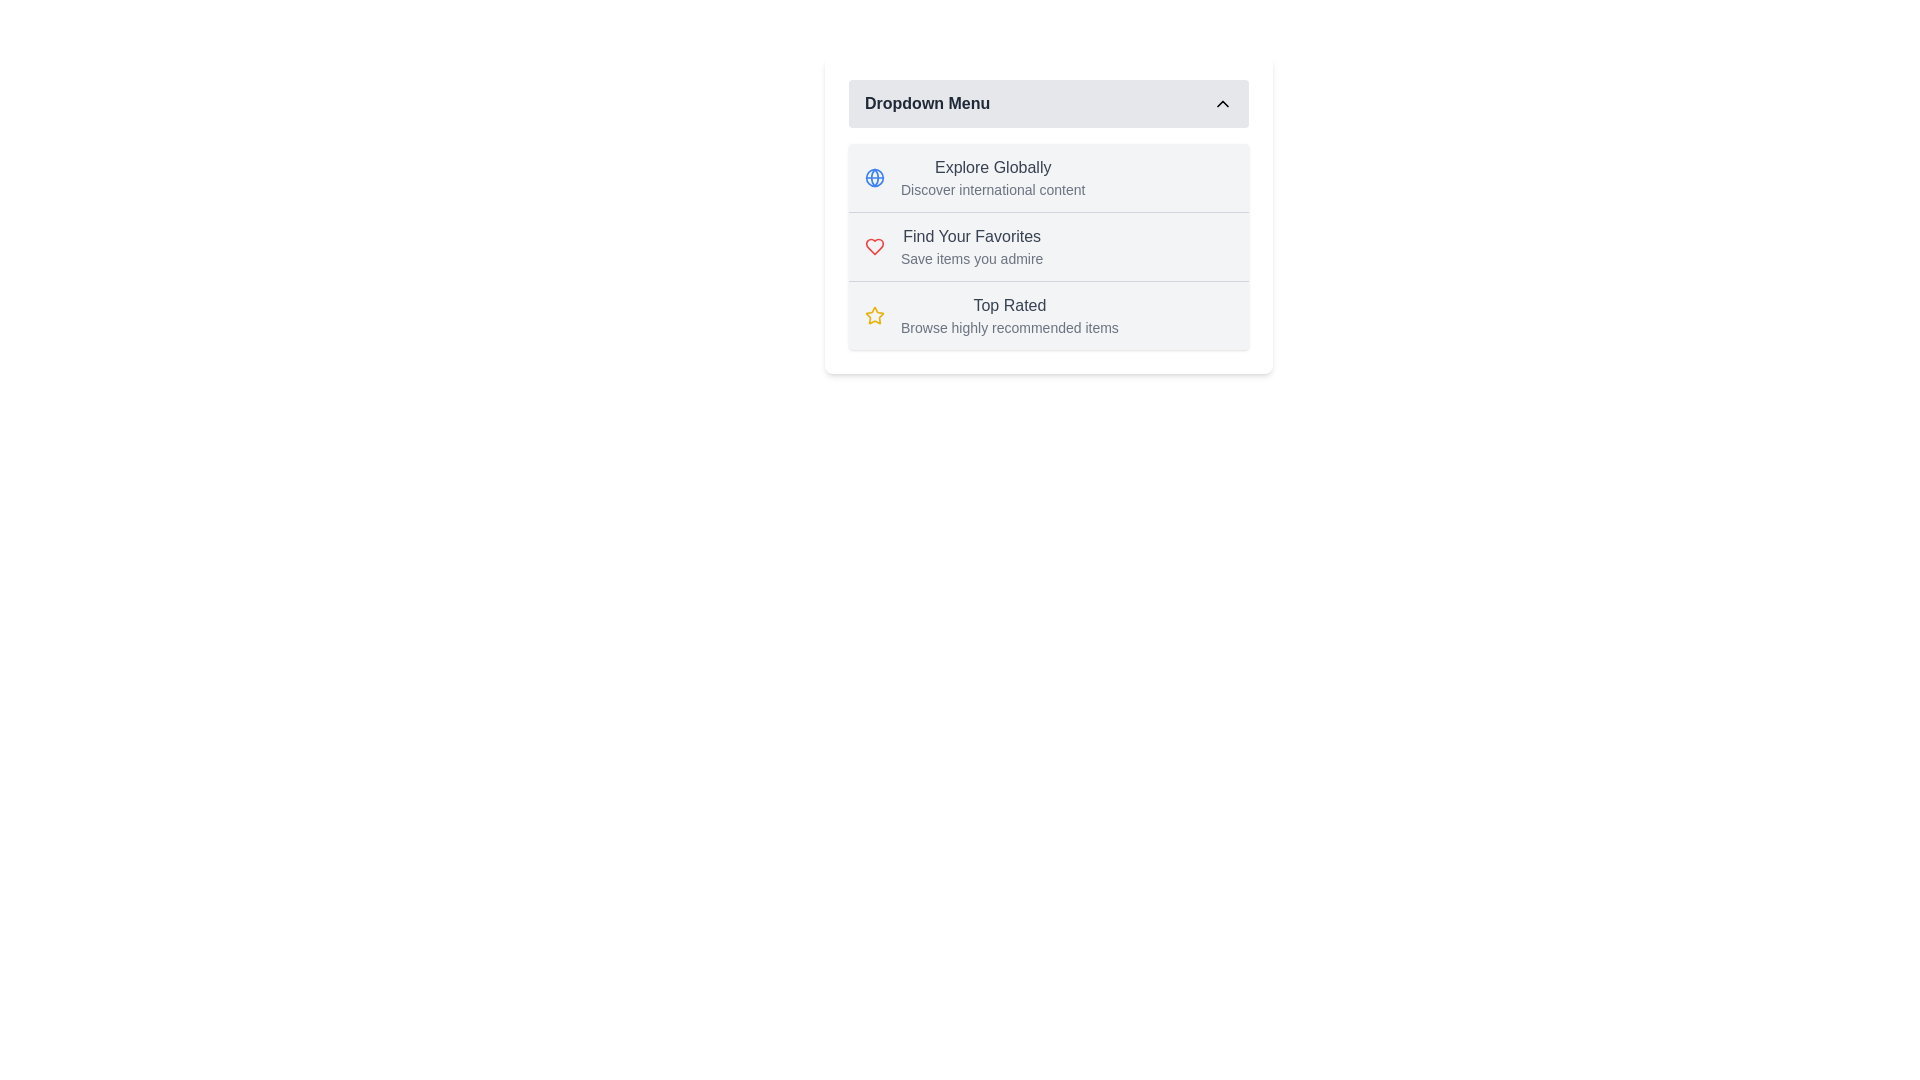 The image size is (1920, 1080). What do you see at coordinates (1048, 245) in the screenshot?
I see `the second interactive button in the dropdown menu that serves as an option selector for saving or marking favorite items` at bounding box center [1048, 245].